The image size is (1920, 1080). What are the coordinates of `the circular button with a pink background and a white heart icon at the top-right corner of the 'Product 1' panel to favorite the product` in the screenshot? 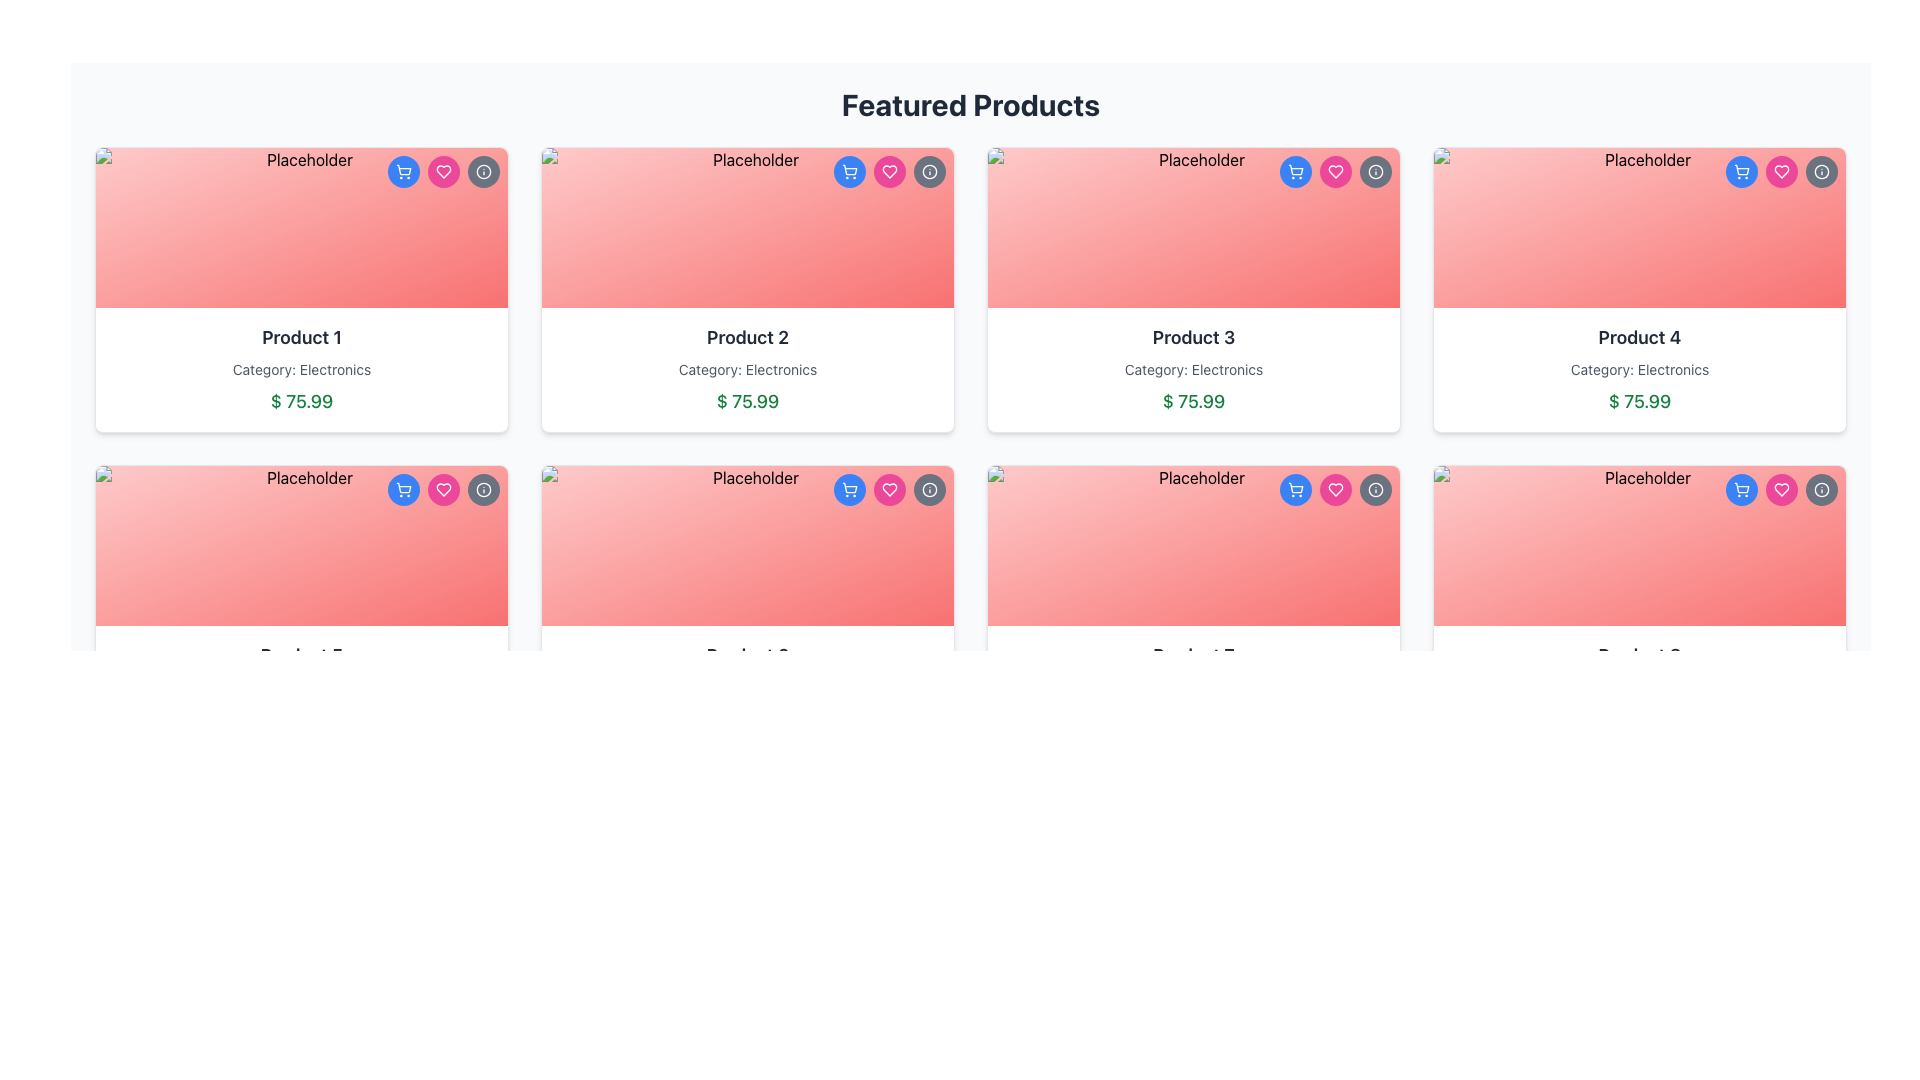 It's located at (443, 171).